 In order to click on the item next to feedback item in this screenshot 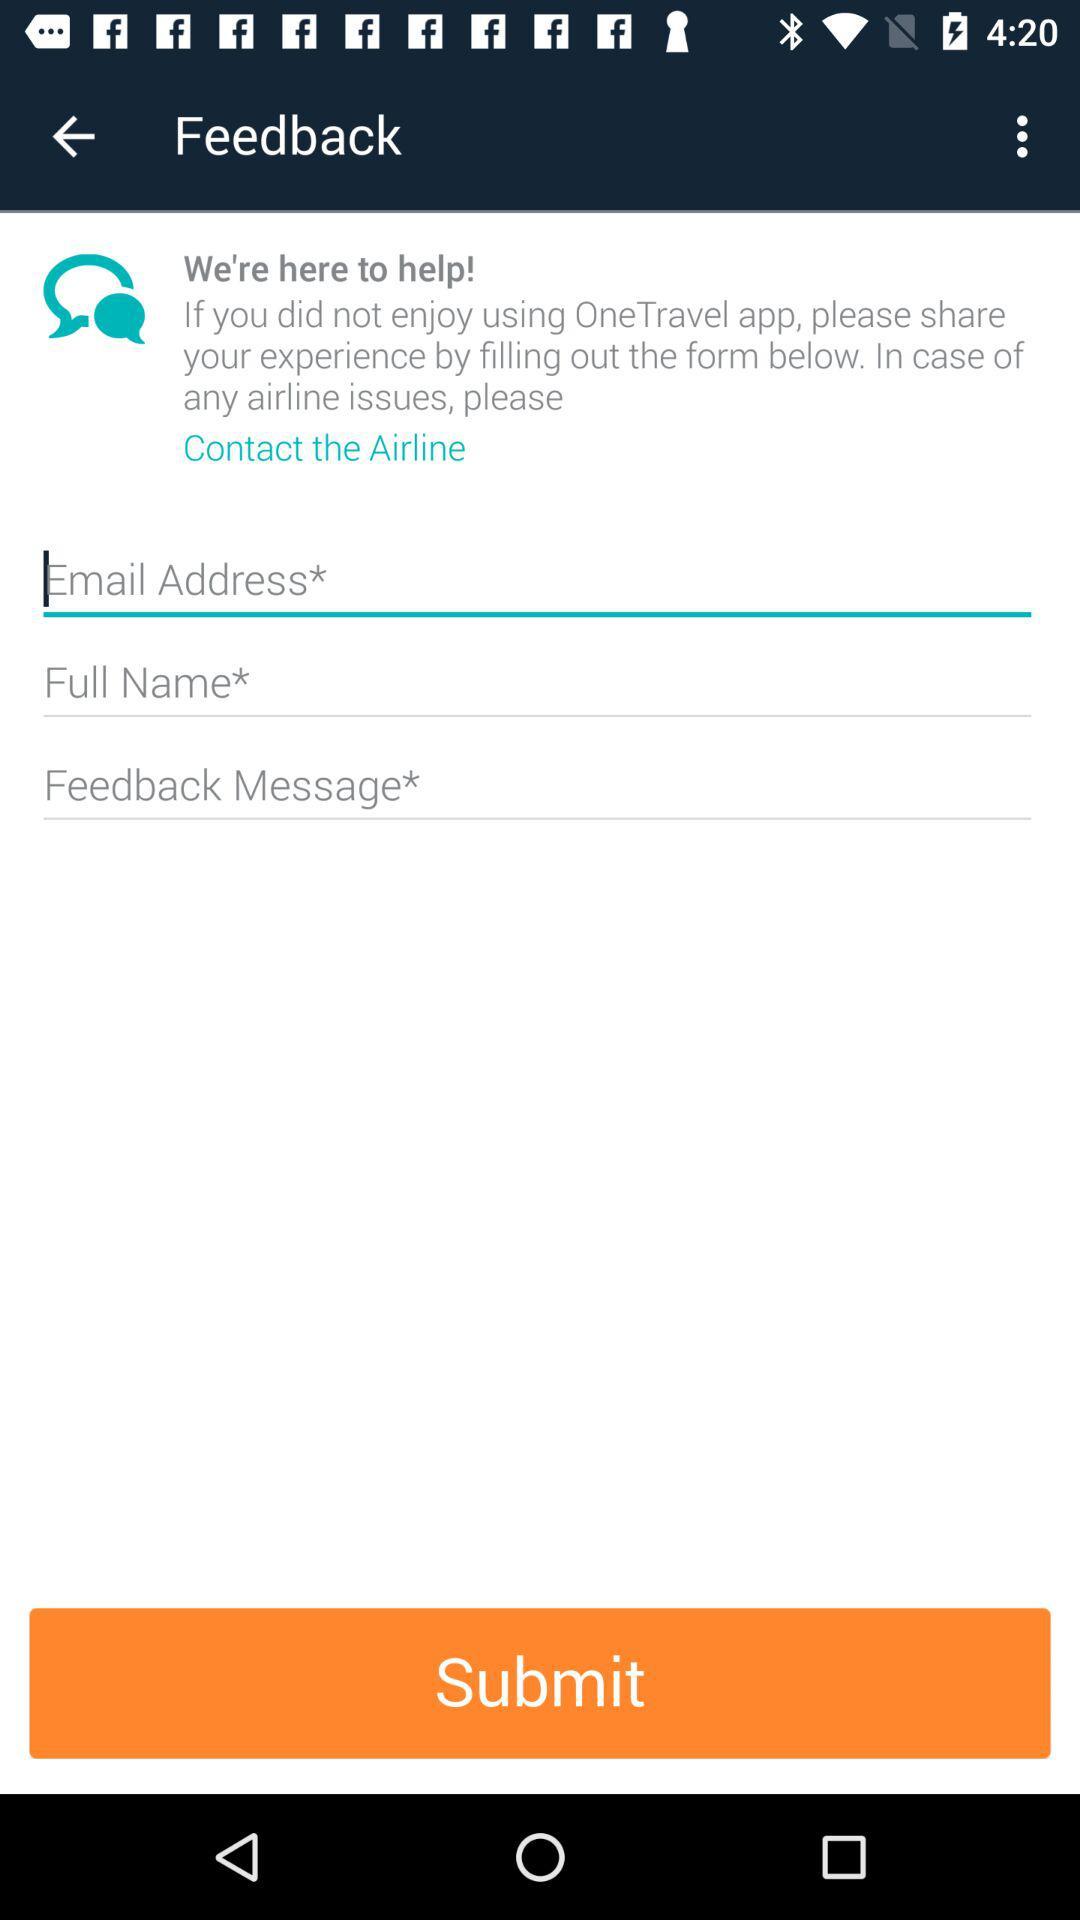, I will do `click(1027, 135)`.